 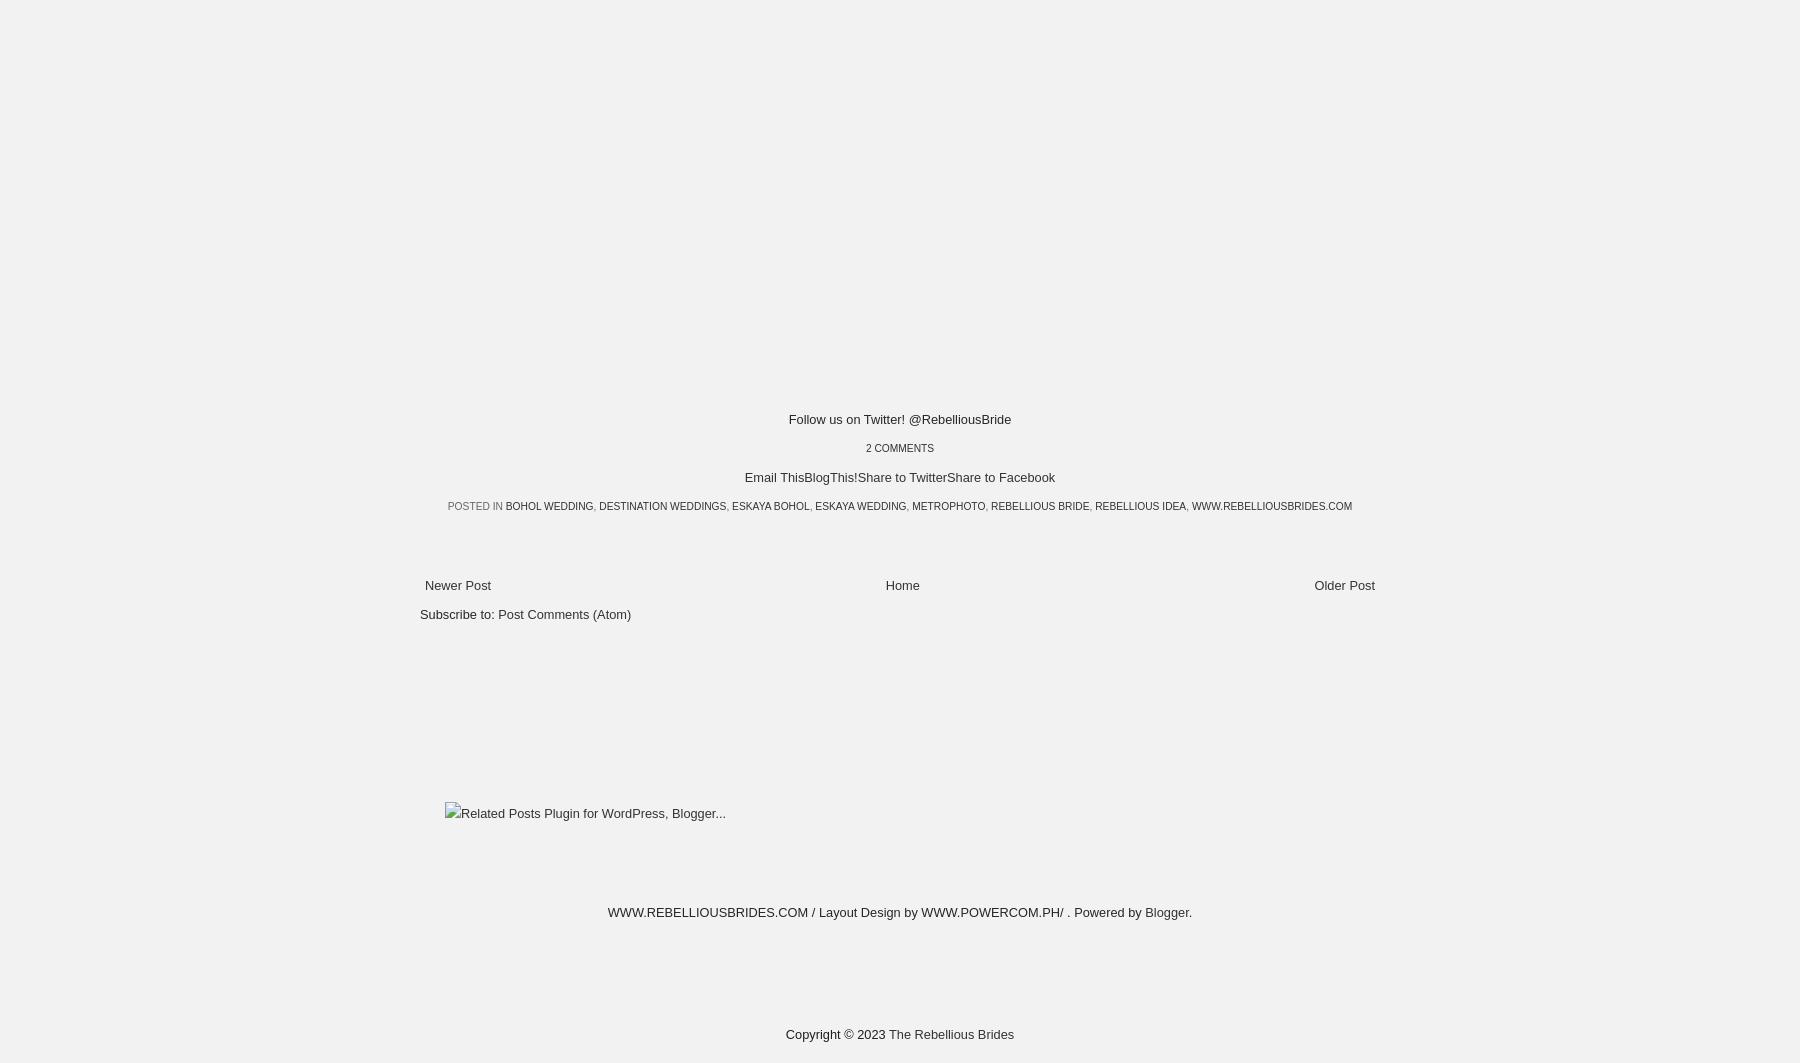 I want to click on 'www.rebelliousbrides.com', so click(x=1271, y=505).